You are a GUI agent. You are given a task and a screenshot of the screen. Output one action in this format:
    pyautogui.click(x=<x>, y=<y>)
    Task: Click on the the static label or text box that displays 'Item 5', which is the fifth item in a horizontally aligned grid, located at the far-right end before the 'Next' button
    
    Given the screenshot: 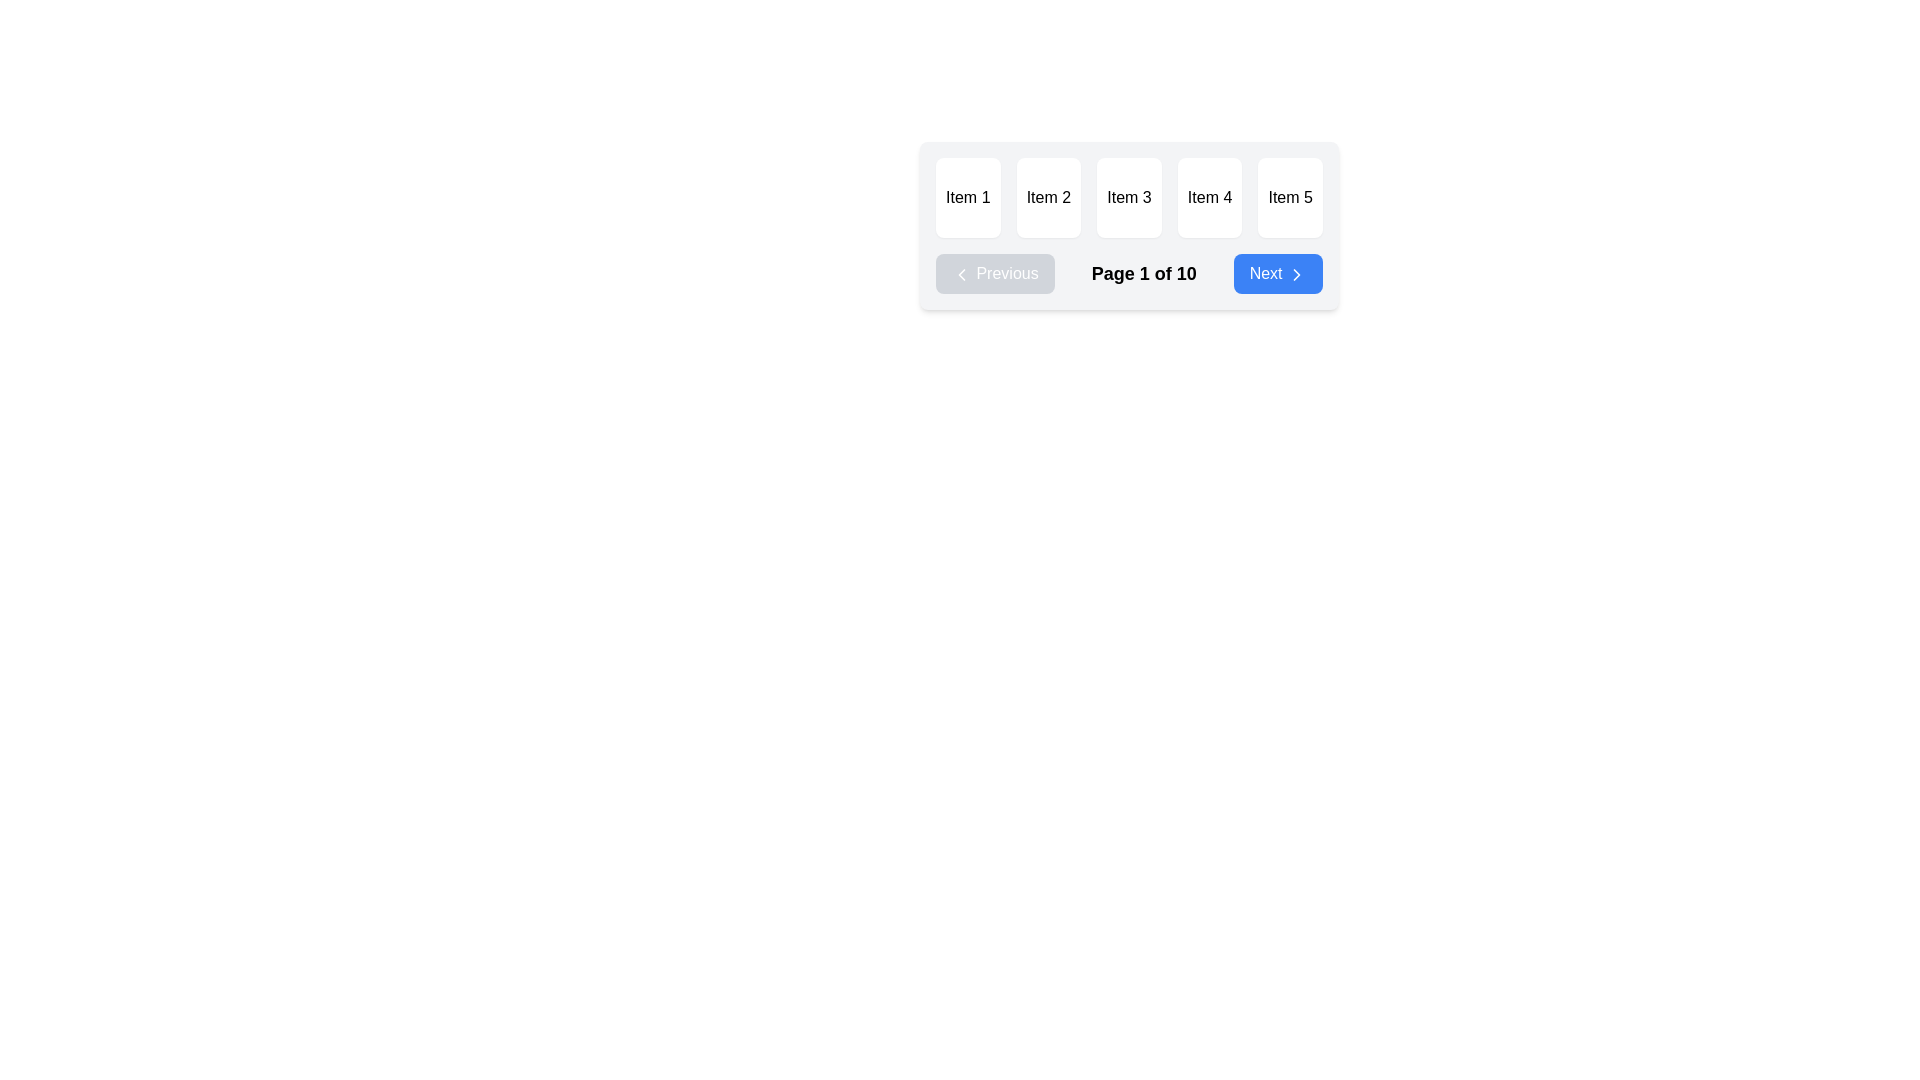 What is the action you would take?
    pyautogui.click(x=1290, y=197)
    